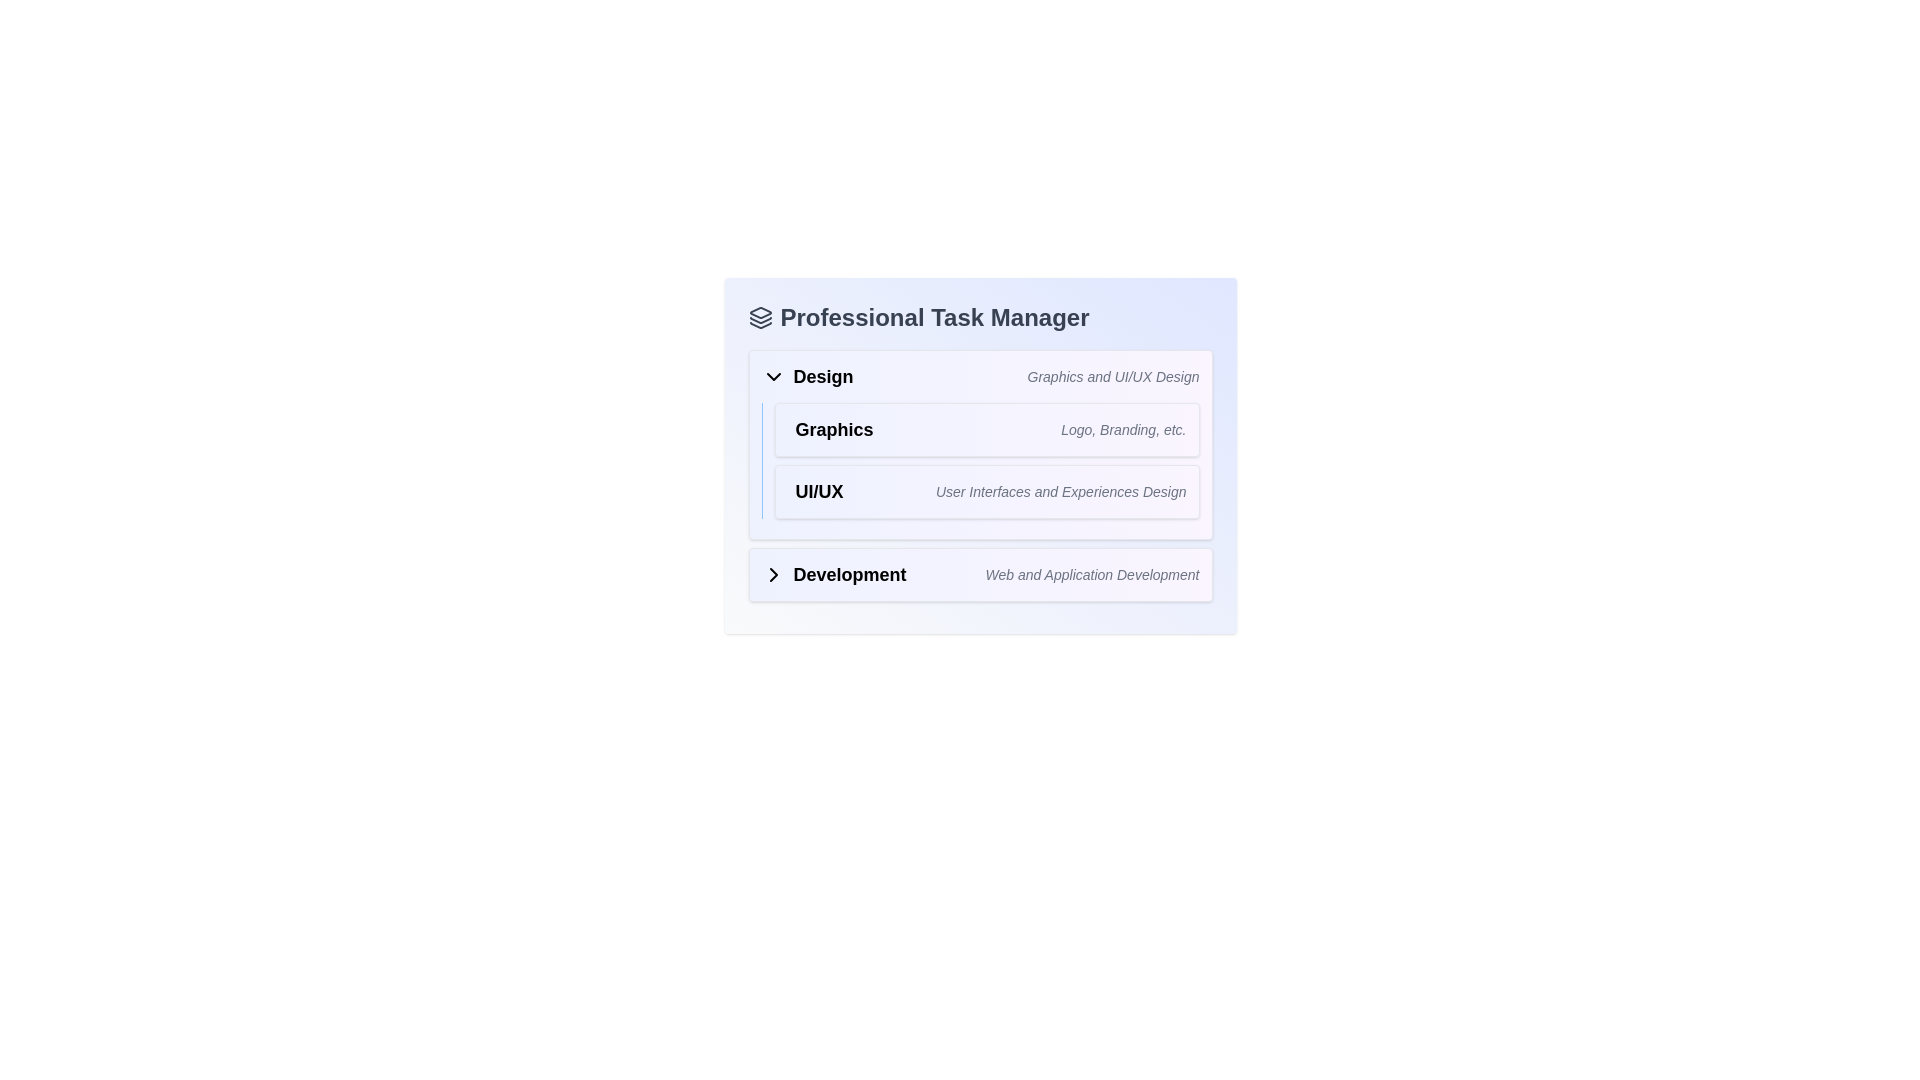 Image resolution: width=1920 pixels, height=1080 pixels. Describe the element at coordinates (830, 428) in the screenshot. I see `the first Text label under the 'Design' category` at that location.